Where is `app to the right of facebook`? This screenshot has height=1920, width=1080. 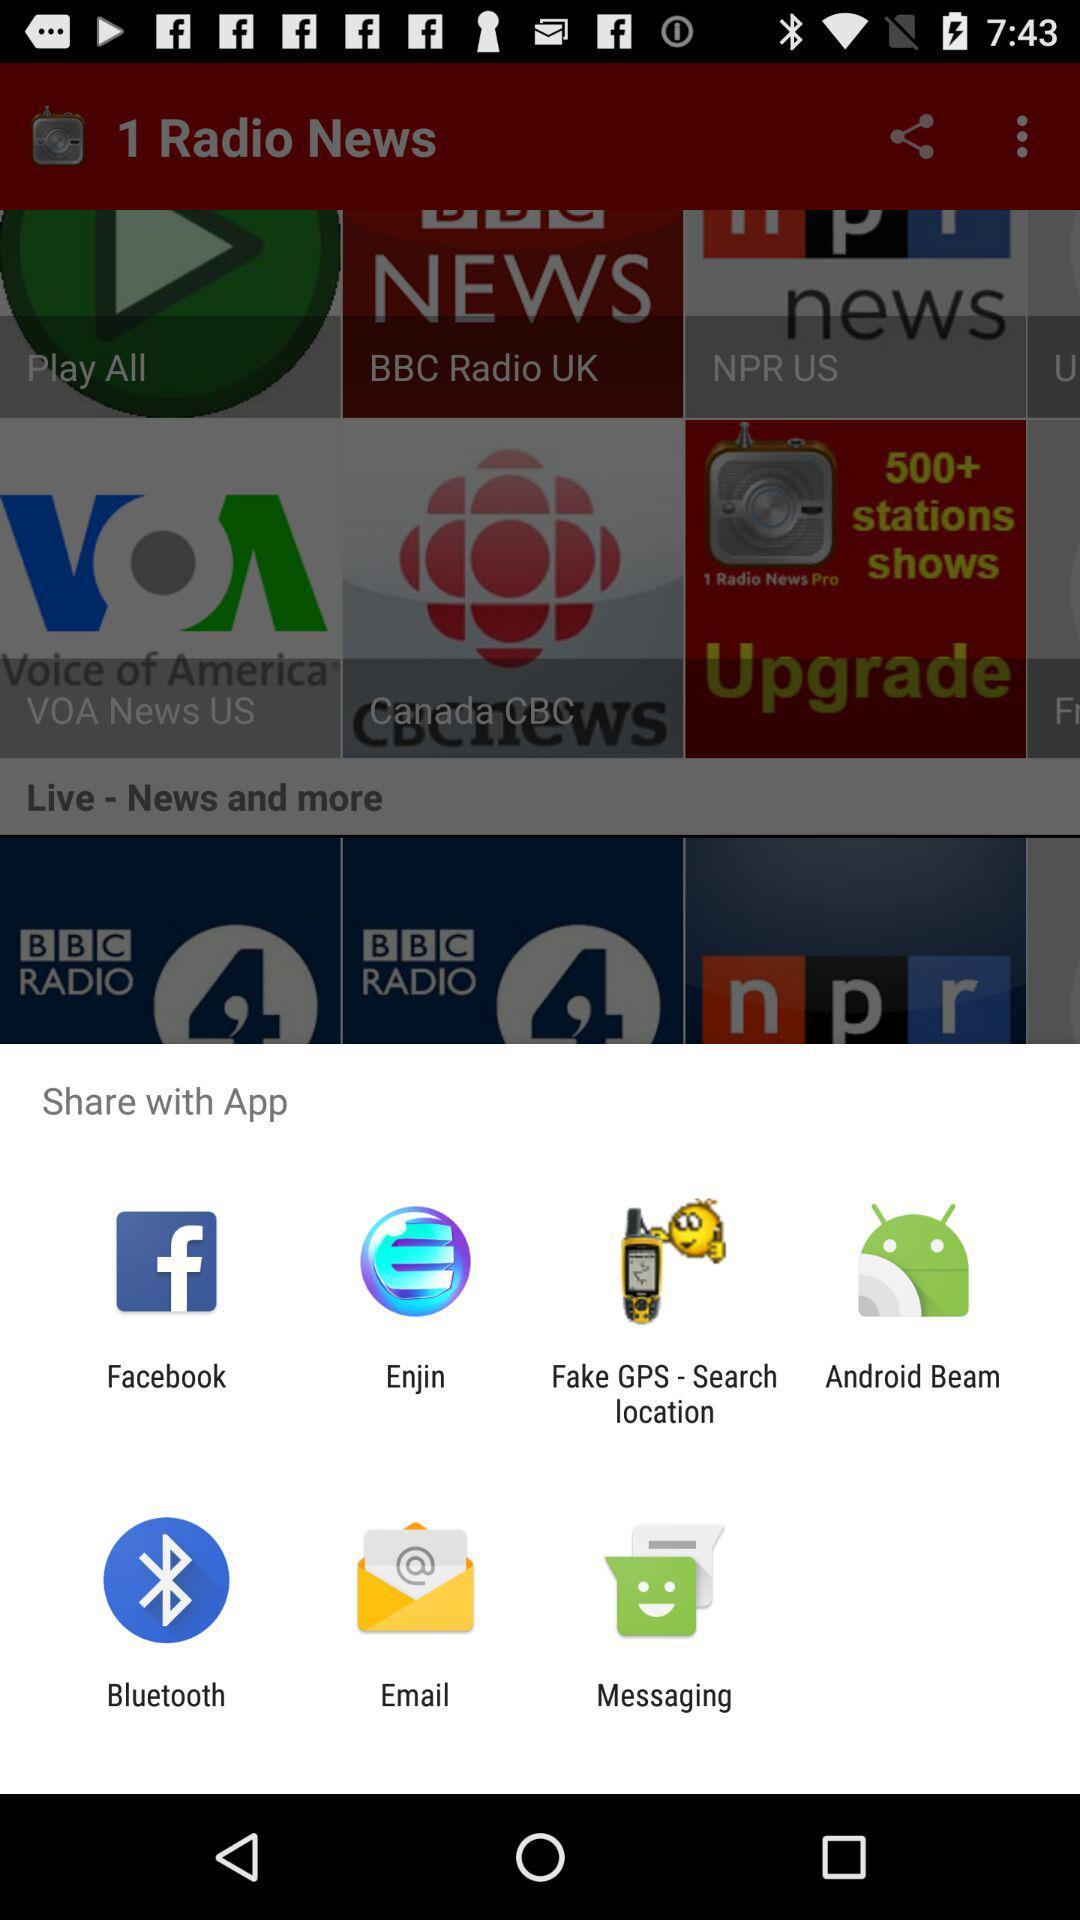 app to the right of facebook is located at coordinates (414, 1392).